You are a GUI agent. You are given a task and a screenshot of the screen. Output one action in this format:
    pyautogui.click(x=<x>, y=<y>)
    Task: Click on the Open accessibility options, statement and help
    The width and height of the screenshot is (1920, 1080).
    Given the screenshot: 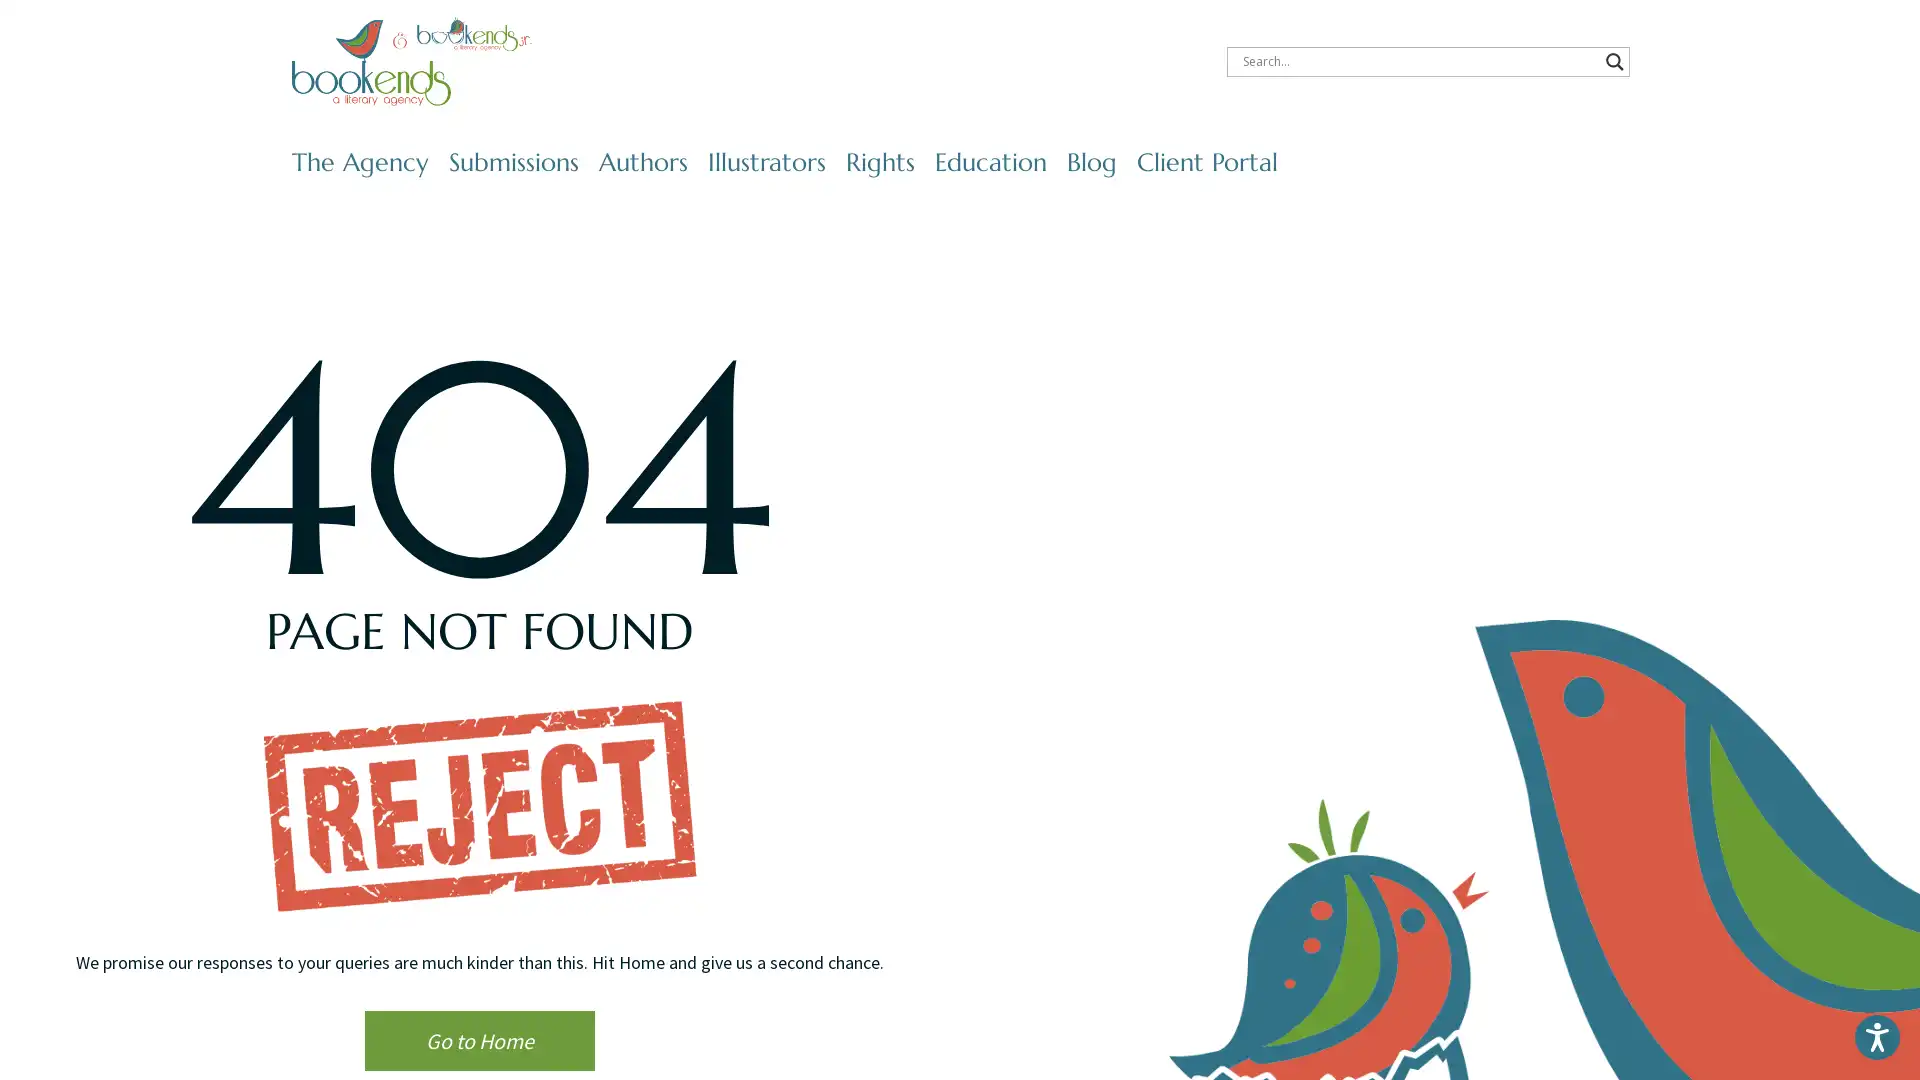 What is the action you would take?
    pyautogui.click(x=1876, y=1036)
    